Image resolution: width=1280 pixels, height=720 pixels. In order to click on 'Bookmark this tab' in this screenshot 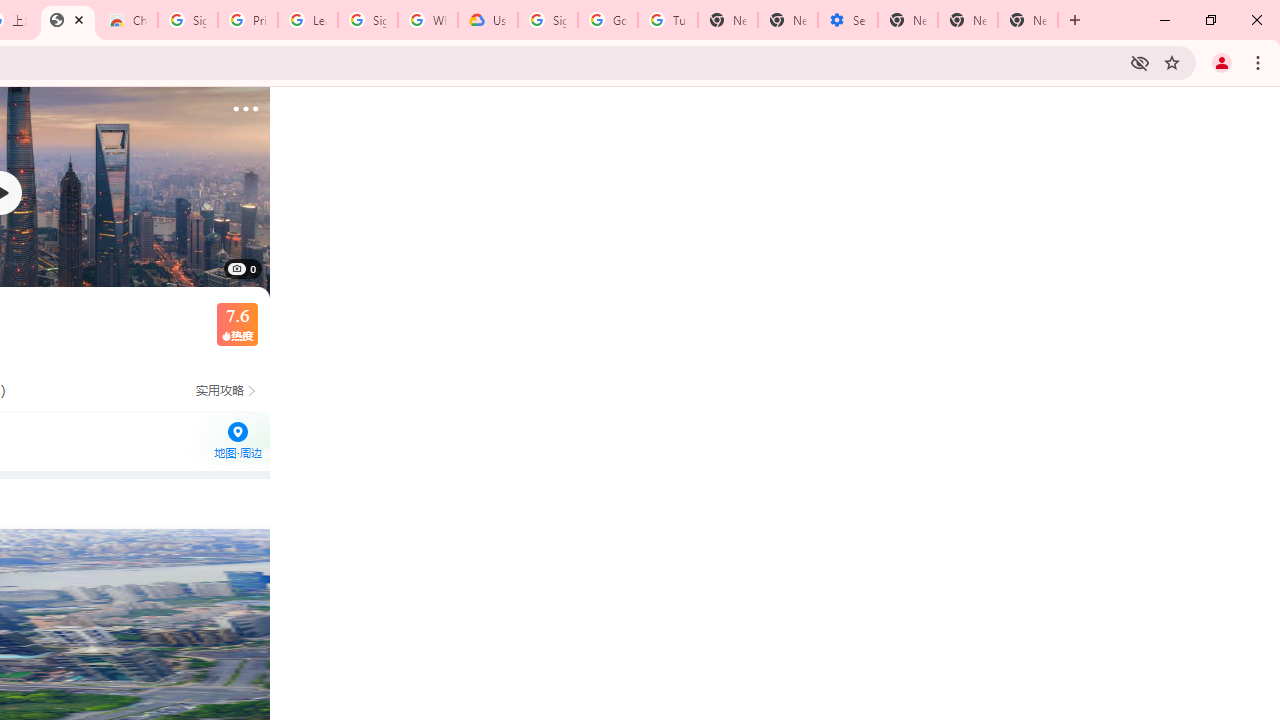, I will do `click(1171, 61)`.